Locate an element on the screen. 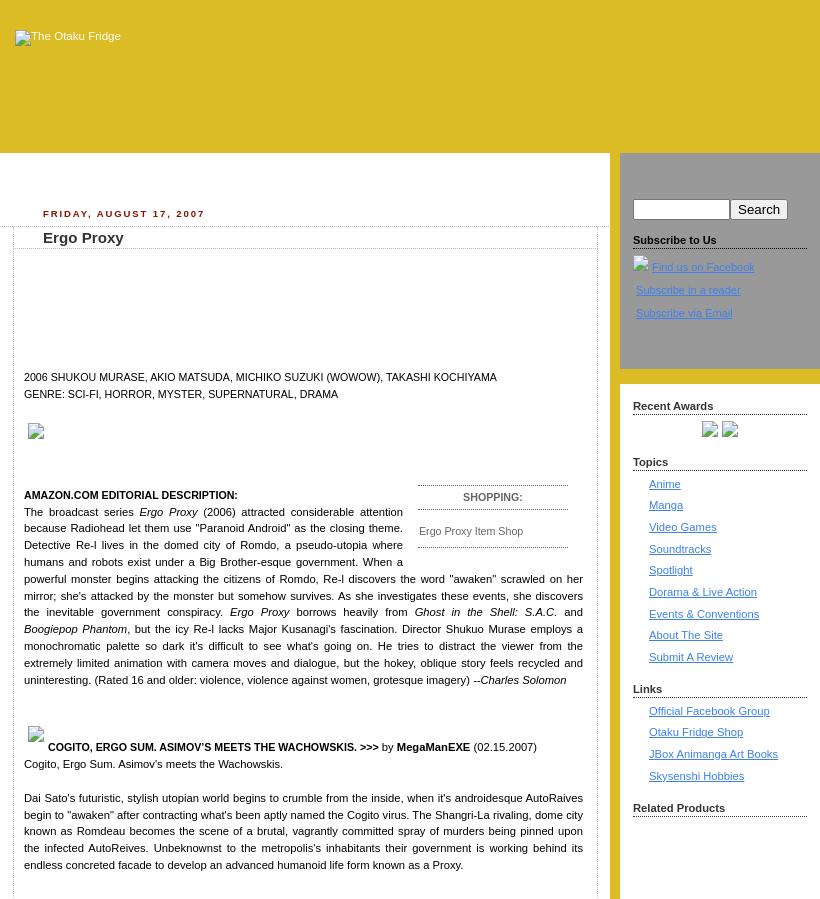 This screenshot has width=820, height=899. '2006 Shukou Murase,  Akio Matsuda, Michiko Suzuki (WOWOW), Takashi Kochiyama' is located at coordinates (260, 374).